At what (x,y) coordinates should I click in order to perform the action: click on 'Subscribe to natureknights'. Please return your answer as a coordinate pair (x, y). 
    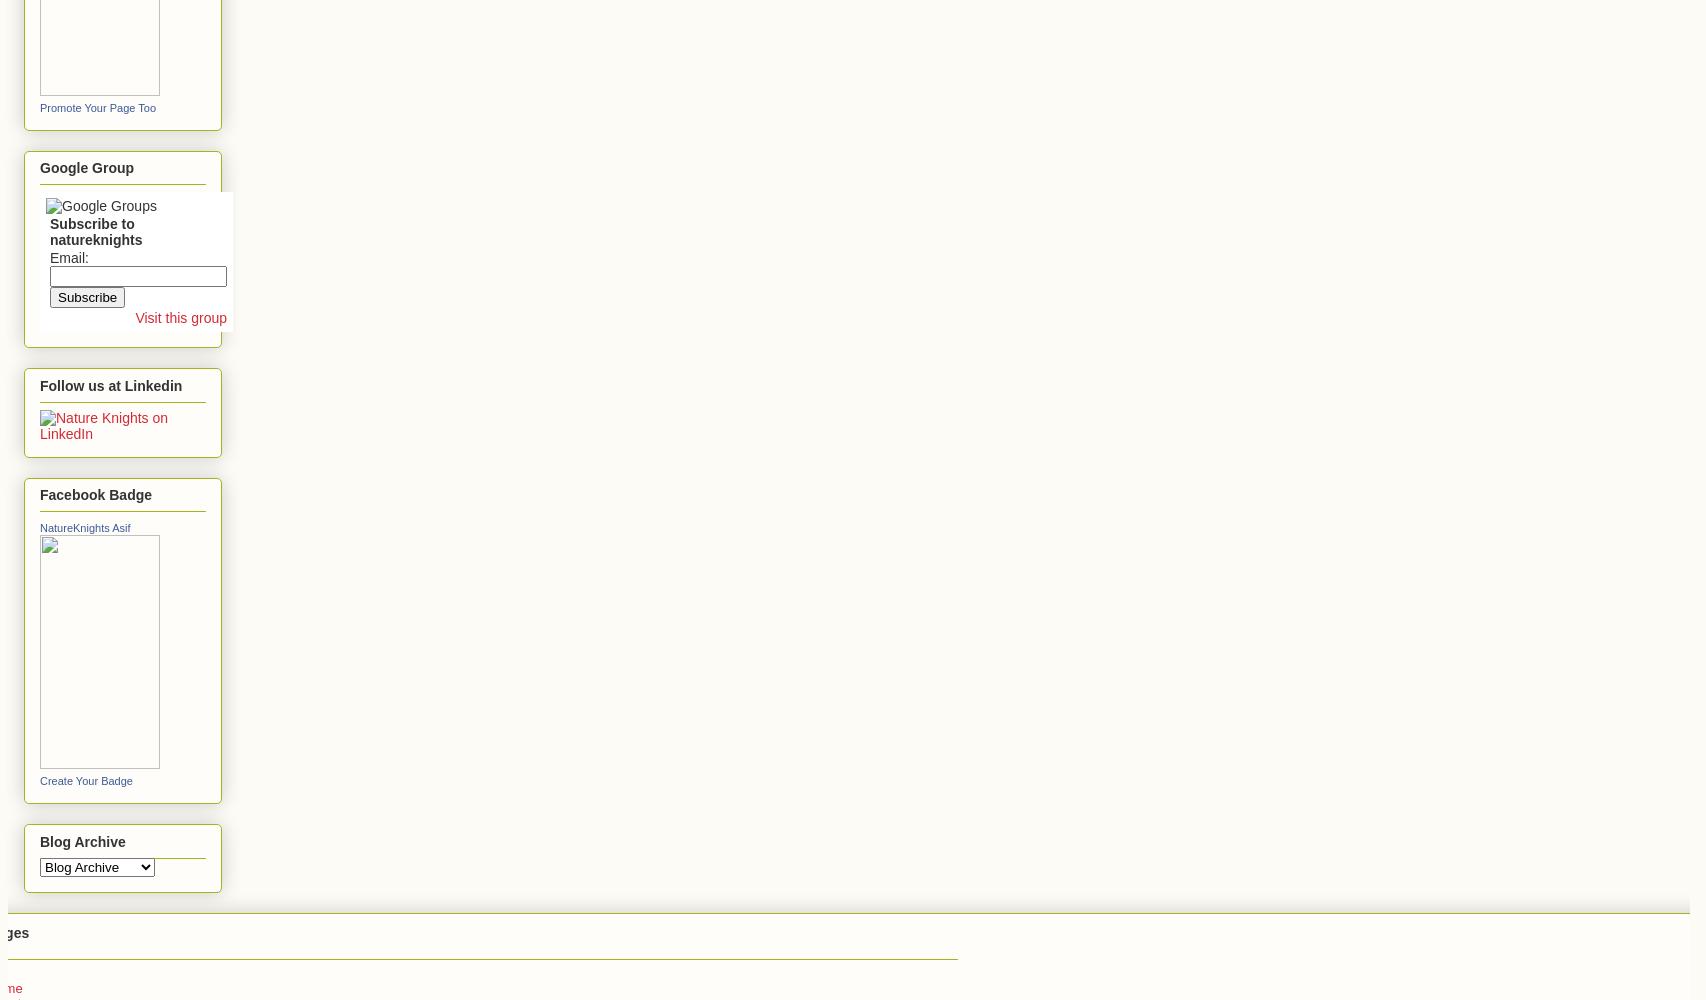
    Looking at the image, I should click on (96, 231).